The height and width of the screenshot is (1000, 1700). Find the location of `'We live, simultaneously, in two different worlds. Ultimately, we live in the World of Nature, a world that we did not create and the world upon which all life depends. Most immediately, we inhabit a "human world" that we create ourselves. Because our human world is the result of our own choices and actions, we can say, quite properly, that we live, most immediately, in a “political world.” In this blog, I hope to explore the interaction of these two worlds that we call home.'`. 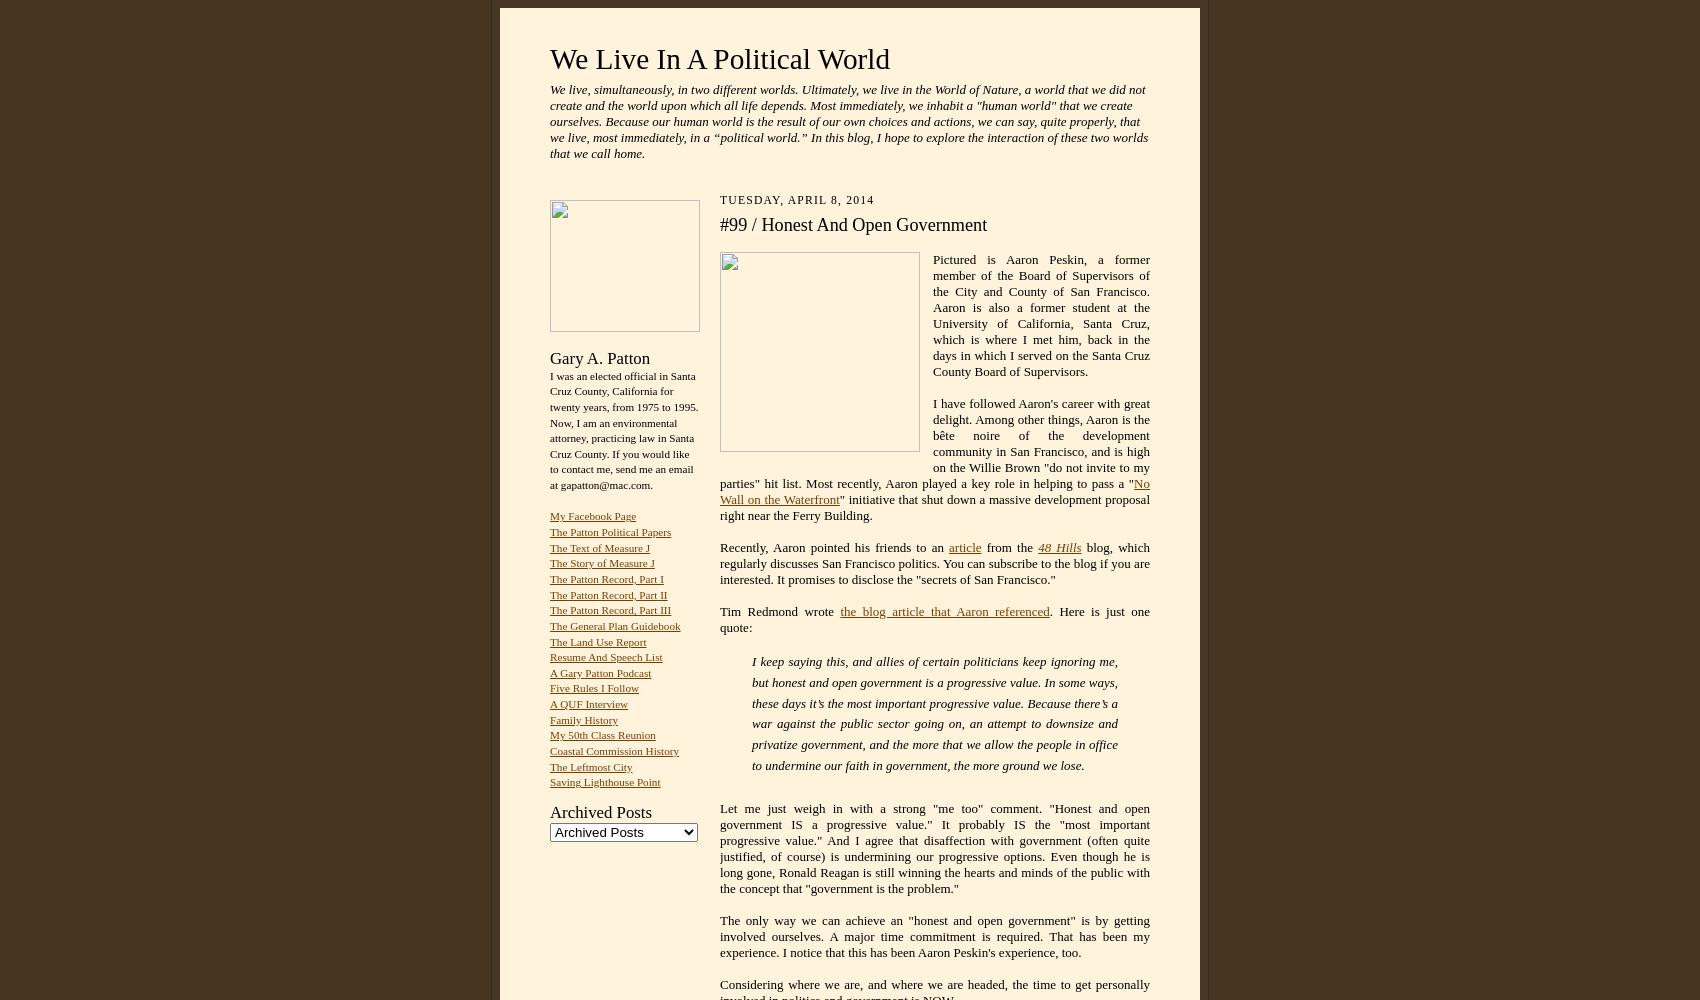

'We live, simultaneously, in two different worlds. Ultimately, we live in the World of Nature, a world that we did not create and the world upon which all life depends. Most immediately, we inhabit a "human world" that we create ourselves. Because our human world is the result of our own choices and actions, we can say, quite properly, that we live, most immediately, in a “political world.” In this blog, I hope to explore the interaction of these two worlds that we call home.' is located at coordinates (847, 120).